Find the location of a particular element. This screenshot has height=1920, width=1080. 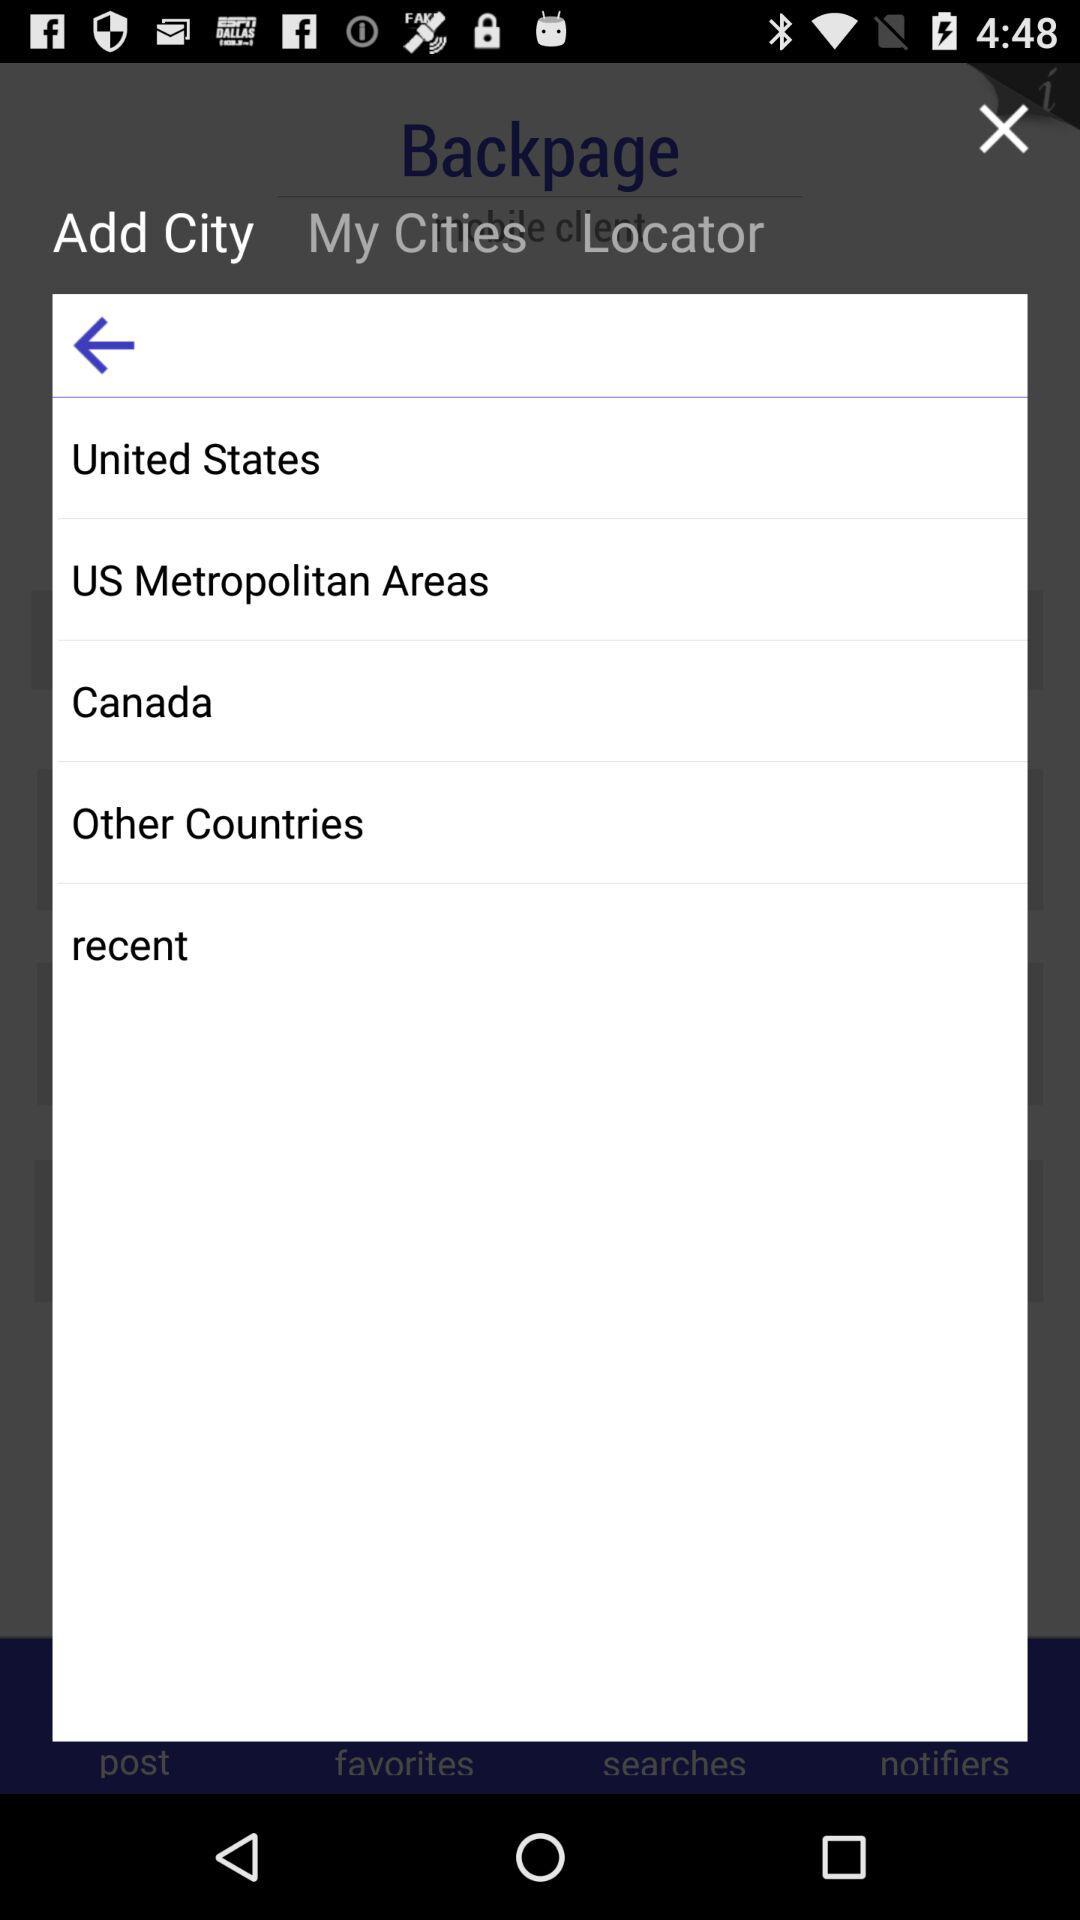

recent item is located at coordinates (542, 942).